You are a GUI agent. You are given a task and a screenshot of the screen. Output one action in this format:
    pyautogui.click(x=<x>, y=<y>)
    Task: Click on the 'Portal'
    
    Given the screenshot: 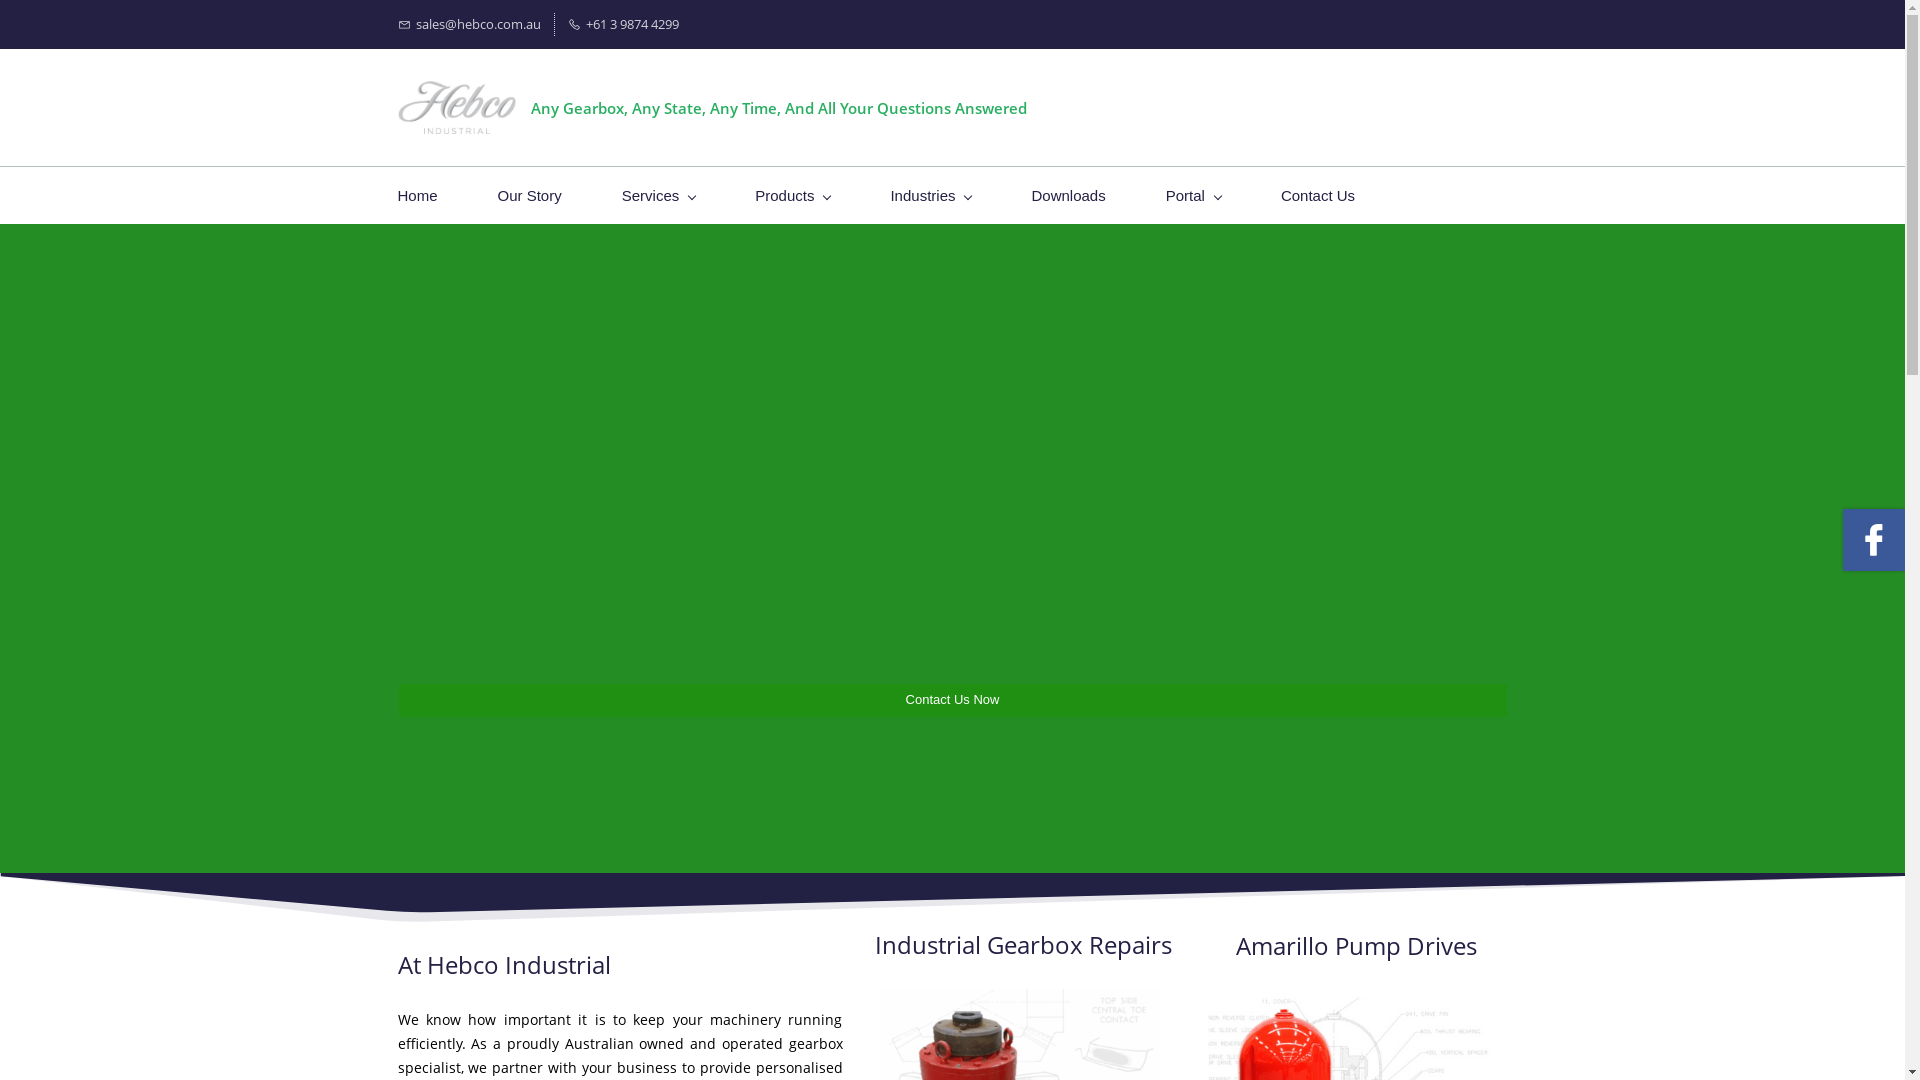 What is the action you would take?
    pyautogui.click(x=1166, y=195)
    